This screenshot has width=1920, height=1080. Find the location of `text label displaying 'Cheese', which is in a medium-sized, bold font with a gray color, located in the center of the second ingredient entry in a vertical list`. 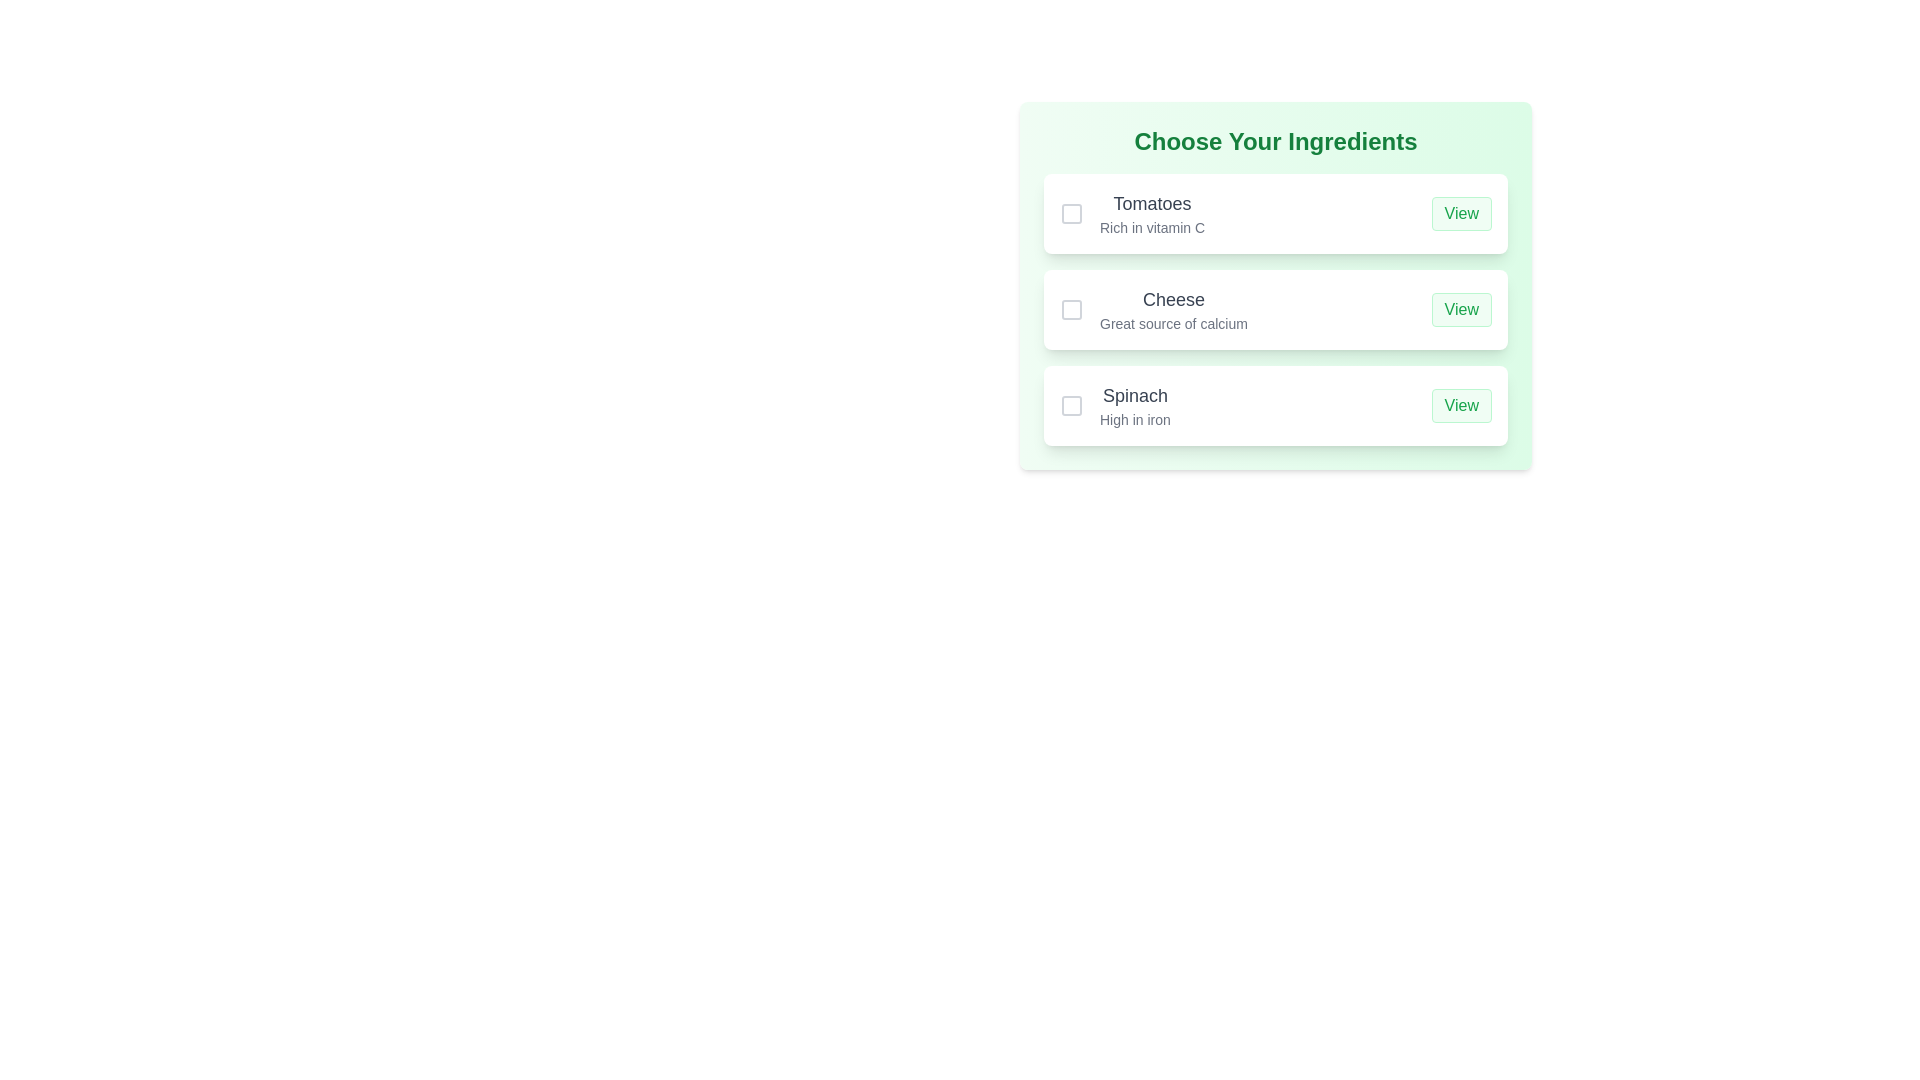

text label displaying 'Cheese', which is in a medium-sized, bold font with a gray color, located in the center of the second ingredient entry in a vertical list is located at coordinates (1173, 300).